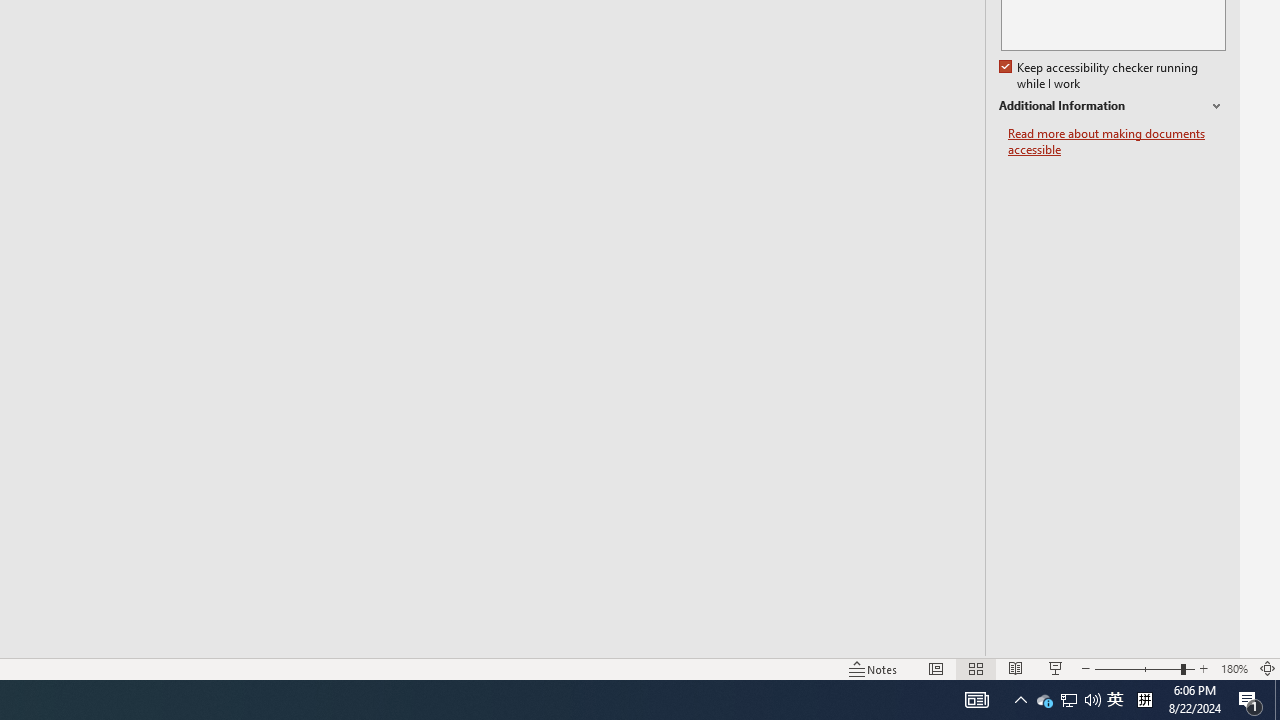  What do you see at coordinates (1099, 75) in the screenshot?
I see `'Keep accessibility checker running while I work'` at bounding box center [1099, 75].